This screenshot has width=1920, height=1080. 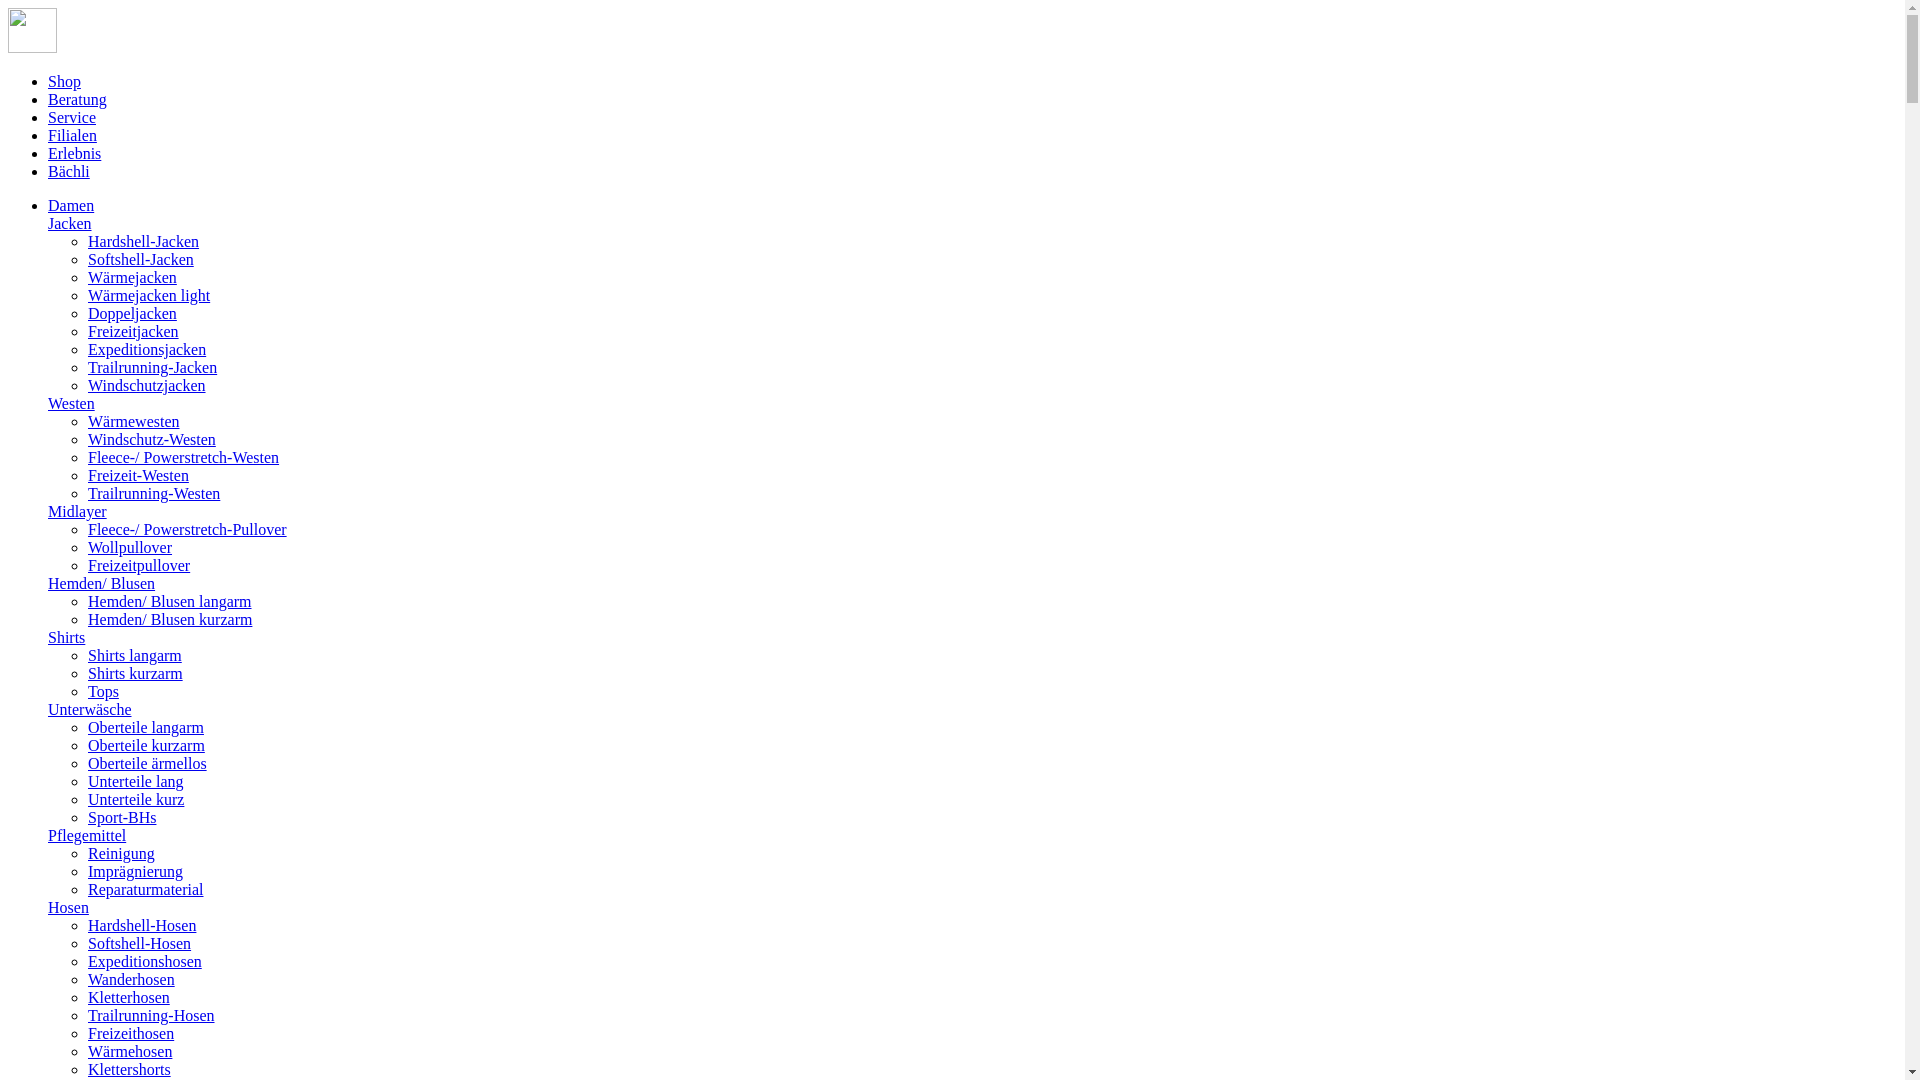 What do you see at coordinates (169, 600) in the screenshot?
I see `'Hemden/ Blusen langarm'` at bounding box center [169, 600].